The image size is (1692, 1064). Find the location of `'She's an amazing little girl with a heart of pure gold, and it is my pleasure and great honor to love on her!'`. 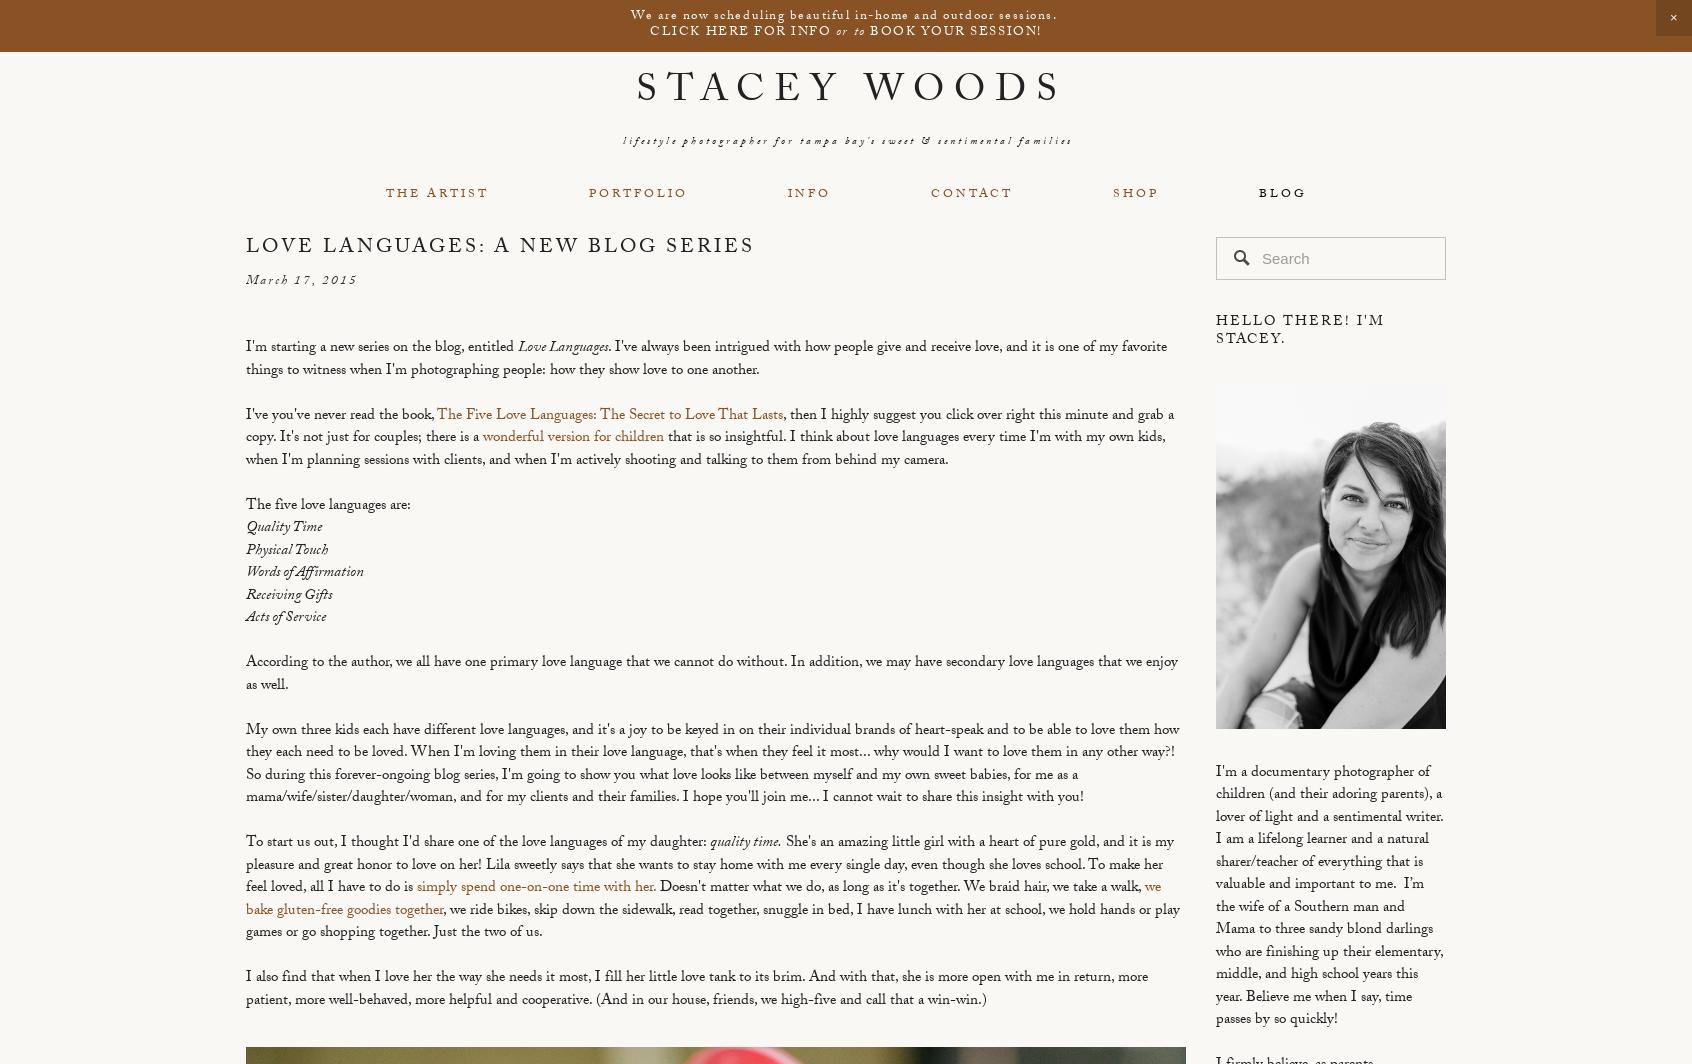

'She's an amazing little girl with a heart of pure gold, and it is my pleasure and great honor to love on her!' is located at coordinates (708, 855).